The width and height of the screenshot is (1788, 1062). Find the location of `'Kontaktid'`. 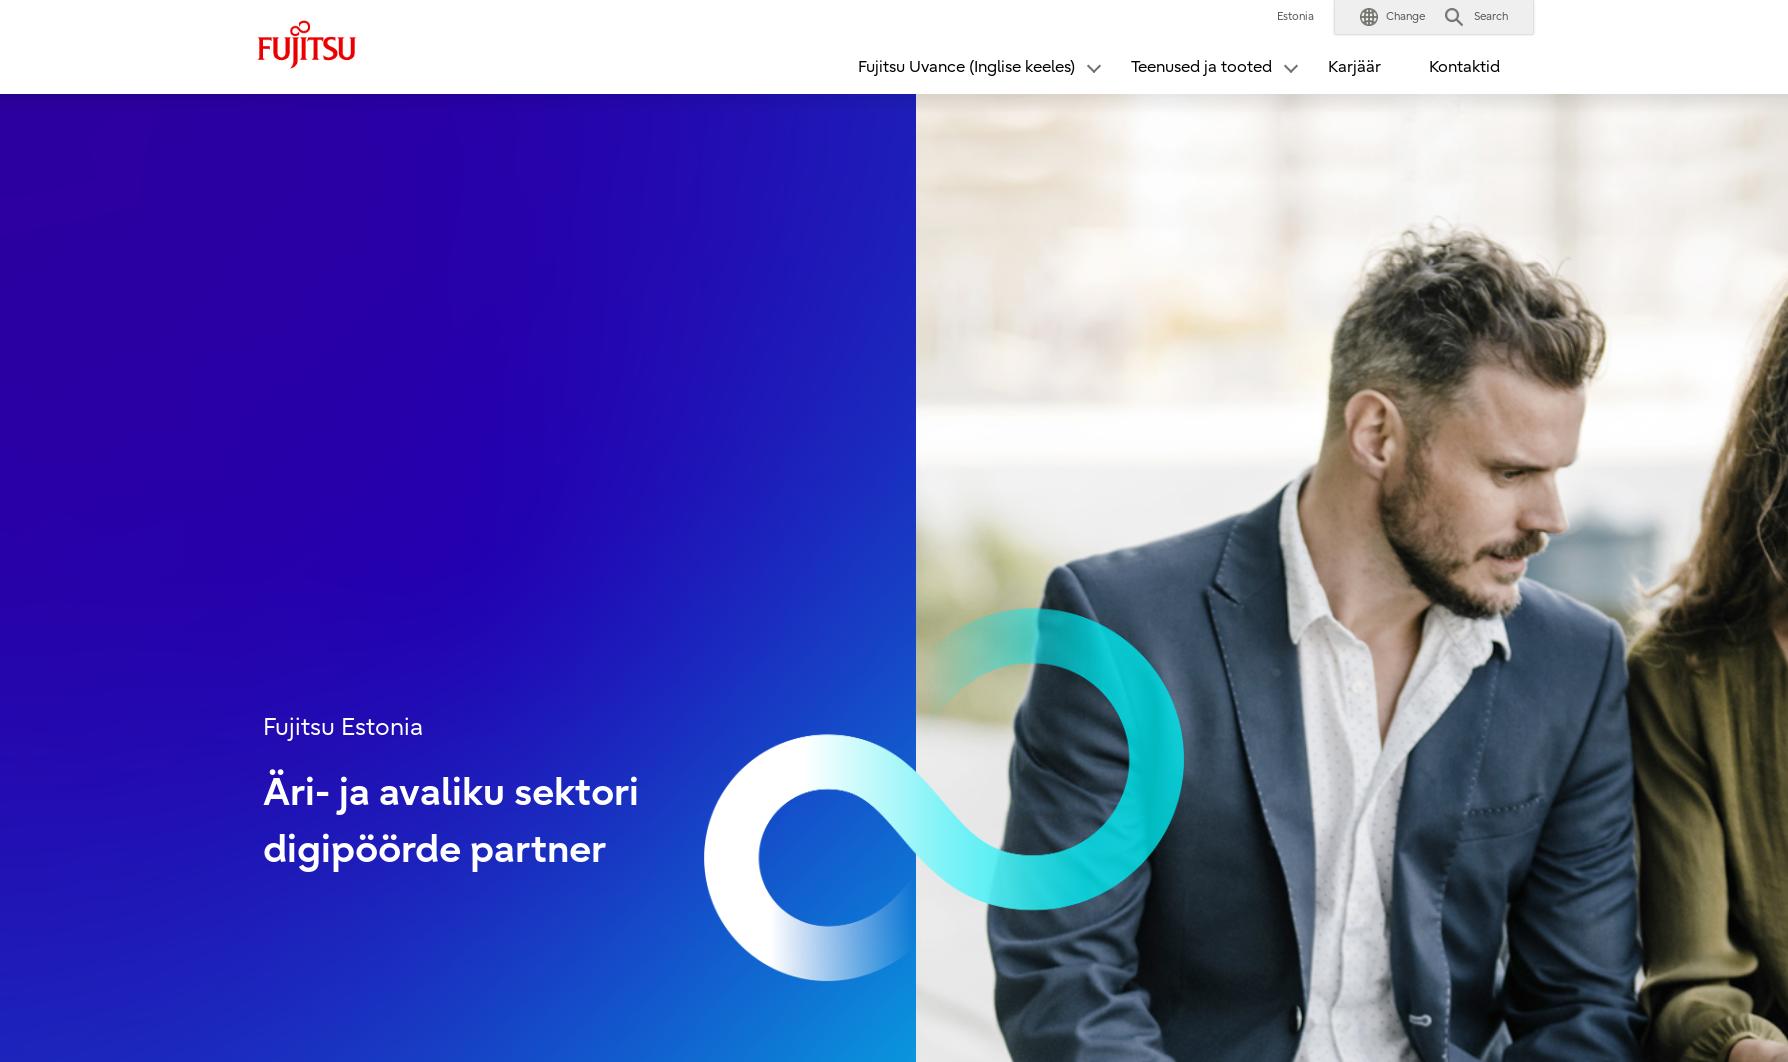

'Kontaktid' is located at coordinates (1464, 67).